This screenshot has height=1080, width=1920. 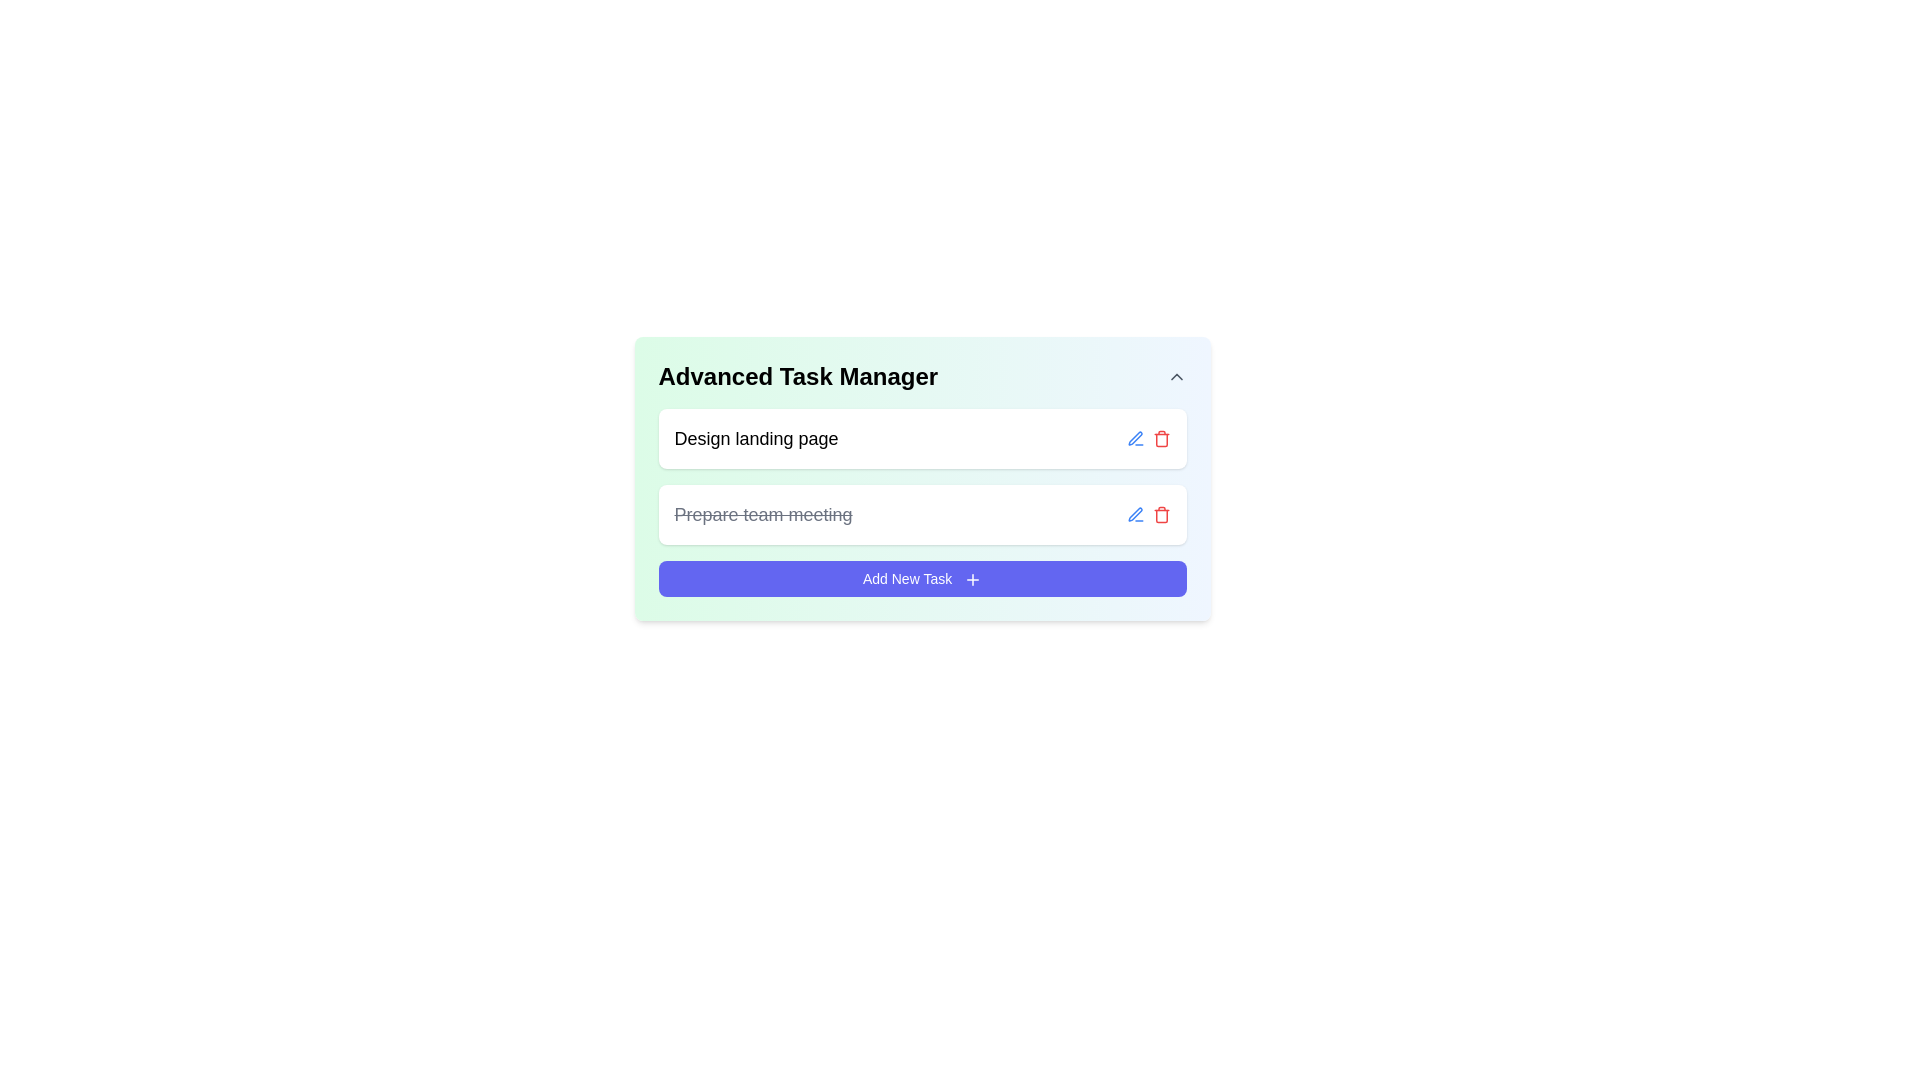 What do you see at coordinates (1135, 514) in the screenshot?
I see `the first Icon button used for editing the task name 'Design landing page' in the Advanced Task Manager layout` at bounding box center [1135, 514].